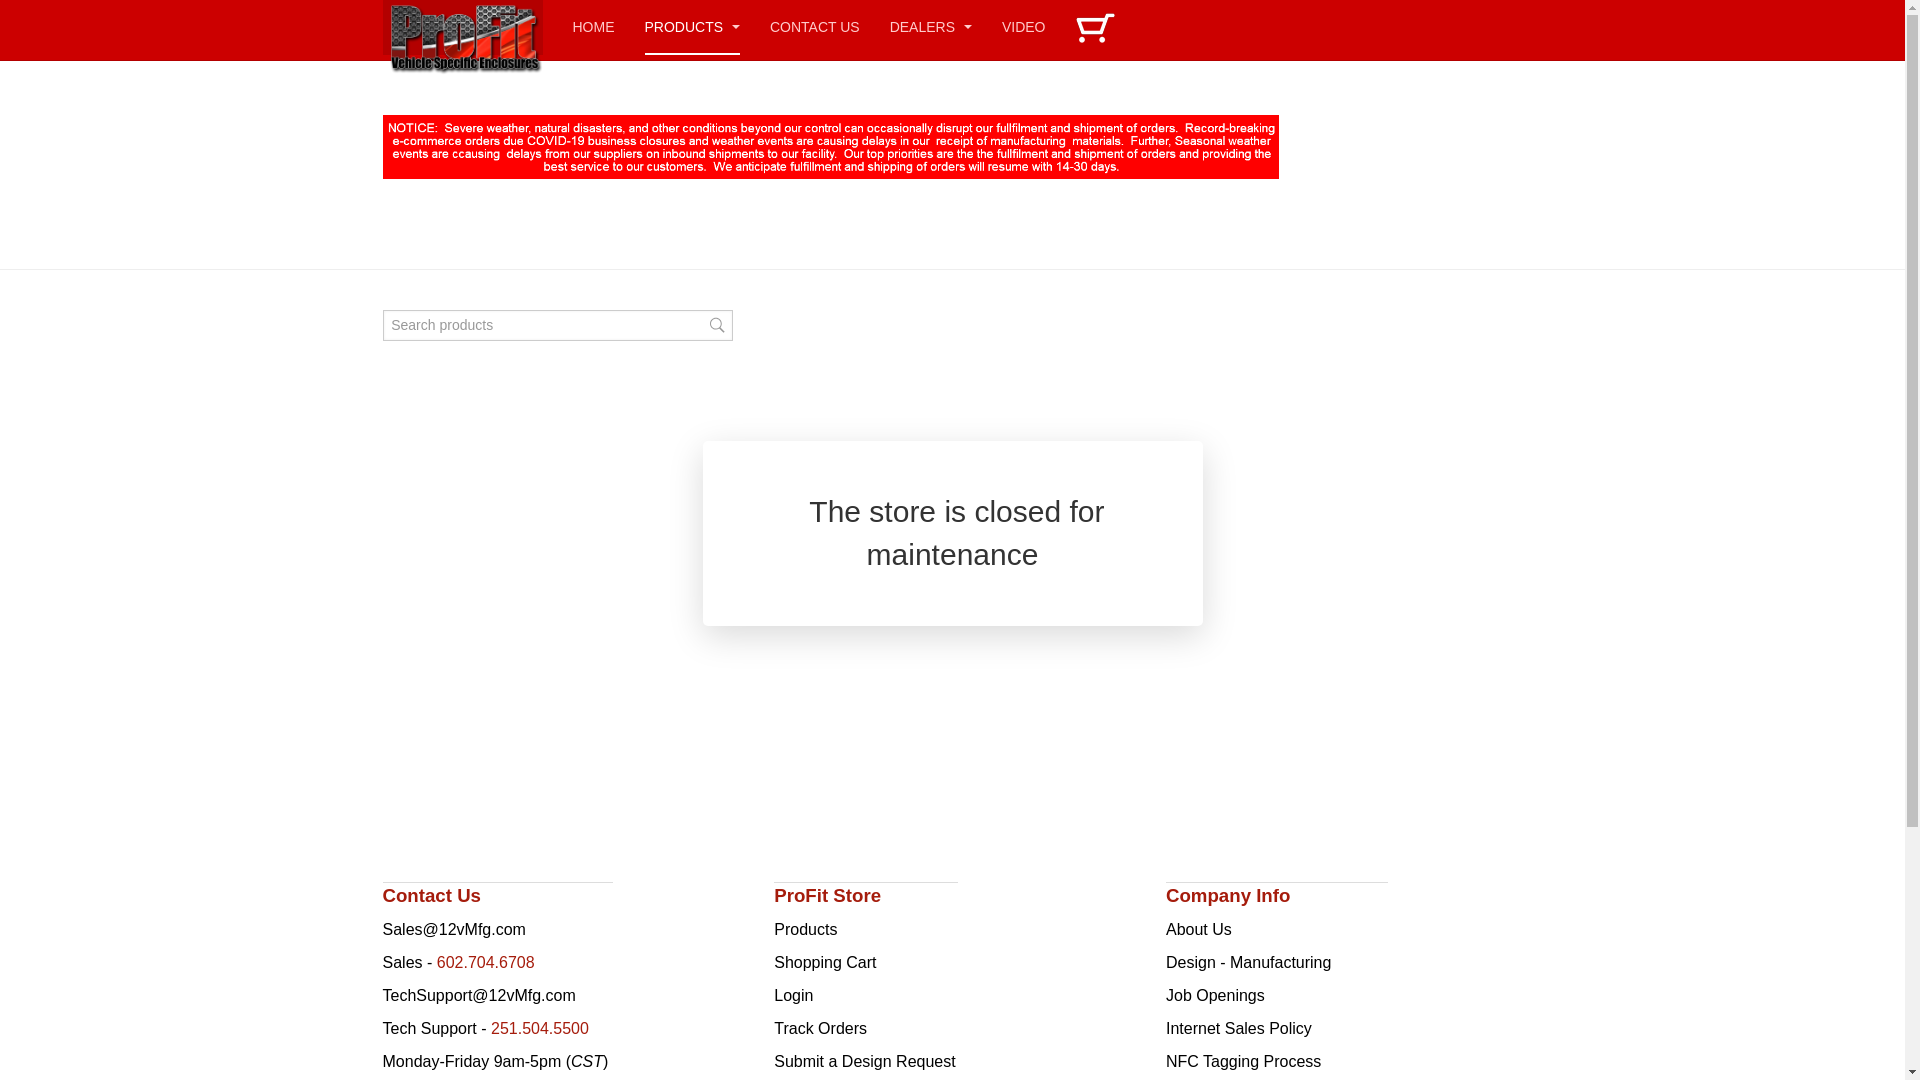 This screenshot has width=1920, height=1080. I want to click on '251.504.5500', so click(490, 1028).